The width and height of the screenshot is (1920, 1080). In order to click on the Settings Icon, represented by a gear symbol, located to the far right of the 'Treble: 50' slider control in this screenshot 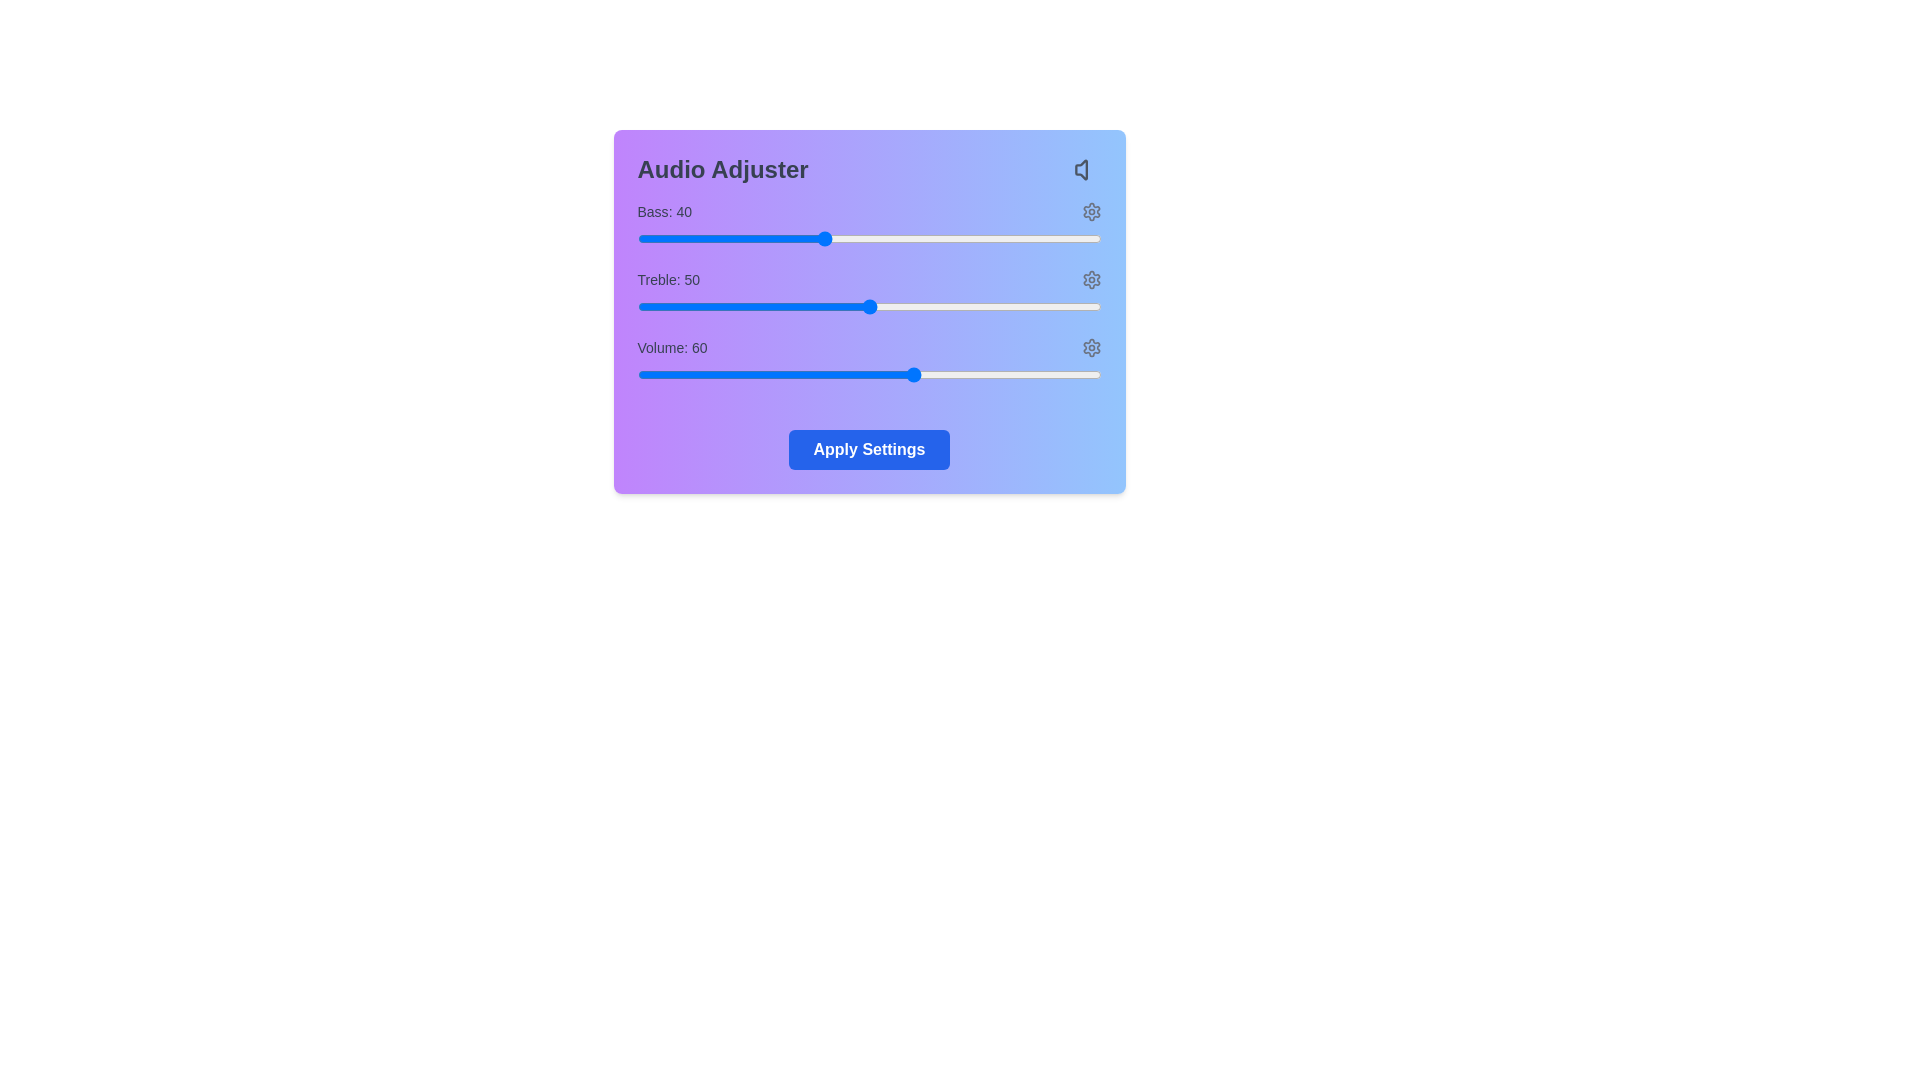, I will do `click(1090, 280)`.